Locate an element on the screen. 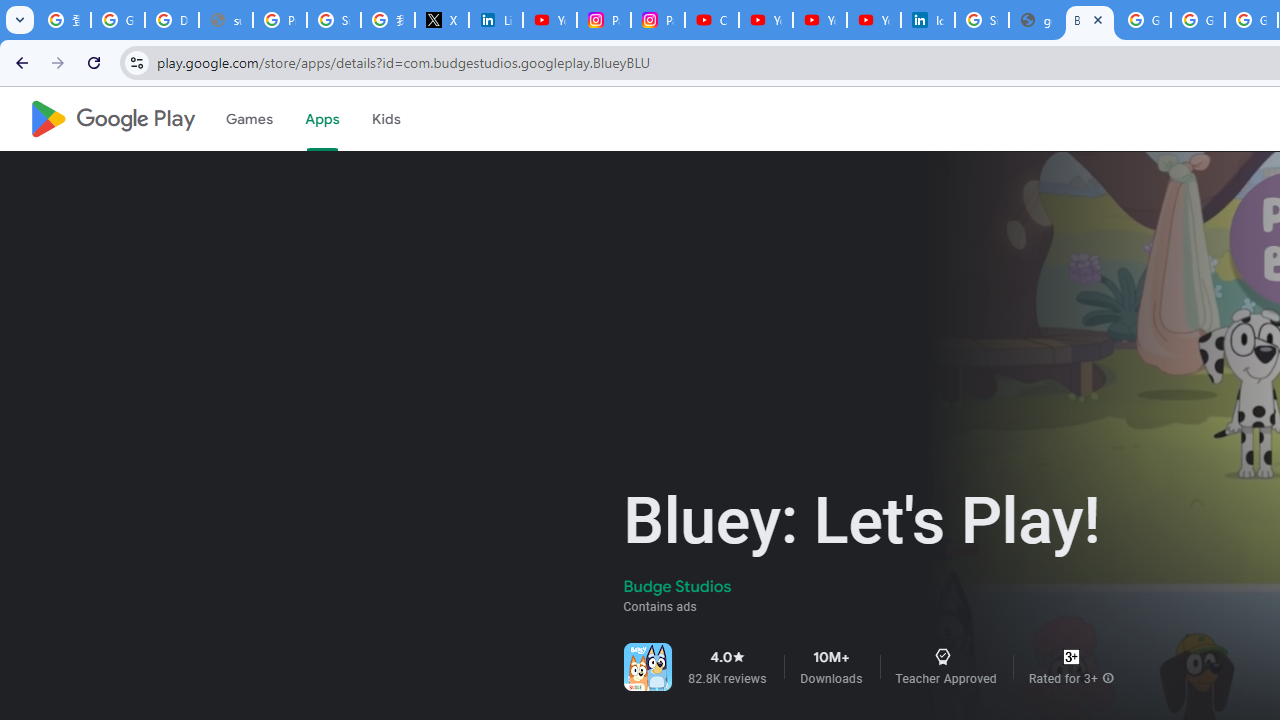 The image size is (1280, 720). 'YouTube Culture & Trends - YouTube Top 10, 2021' is located at coordinates (874, 20).